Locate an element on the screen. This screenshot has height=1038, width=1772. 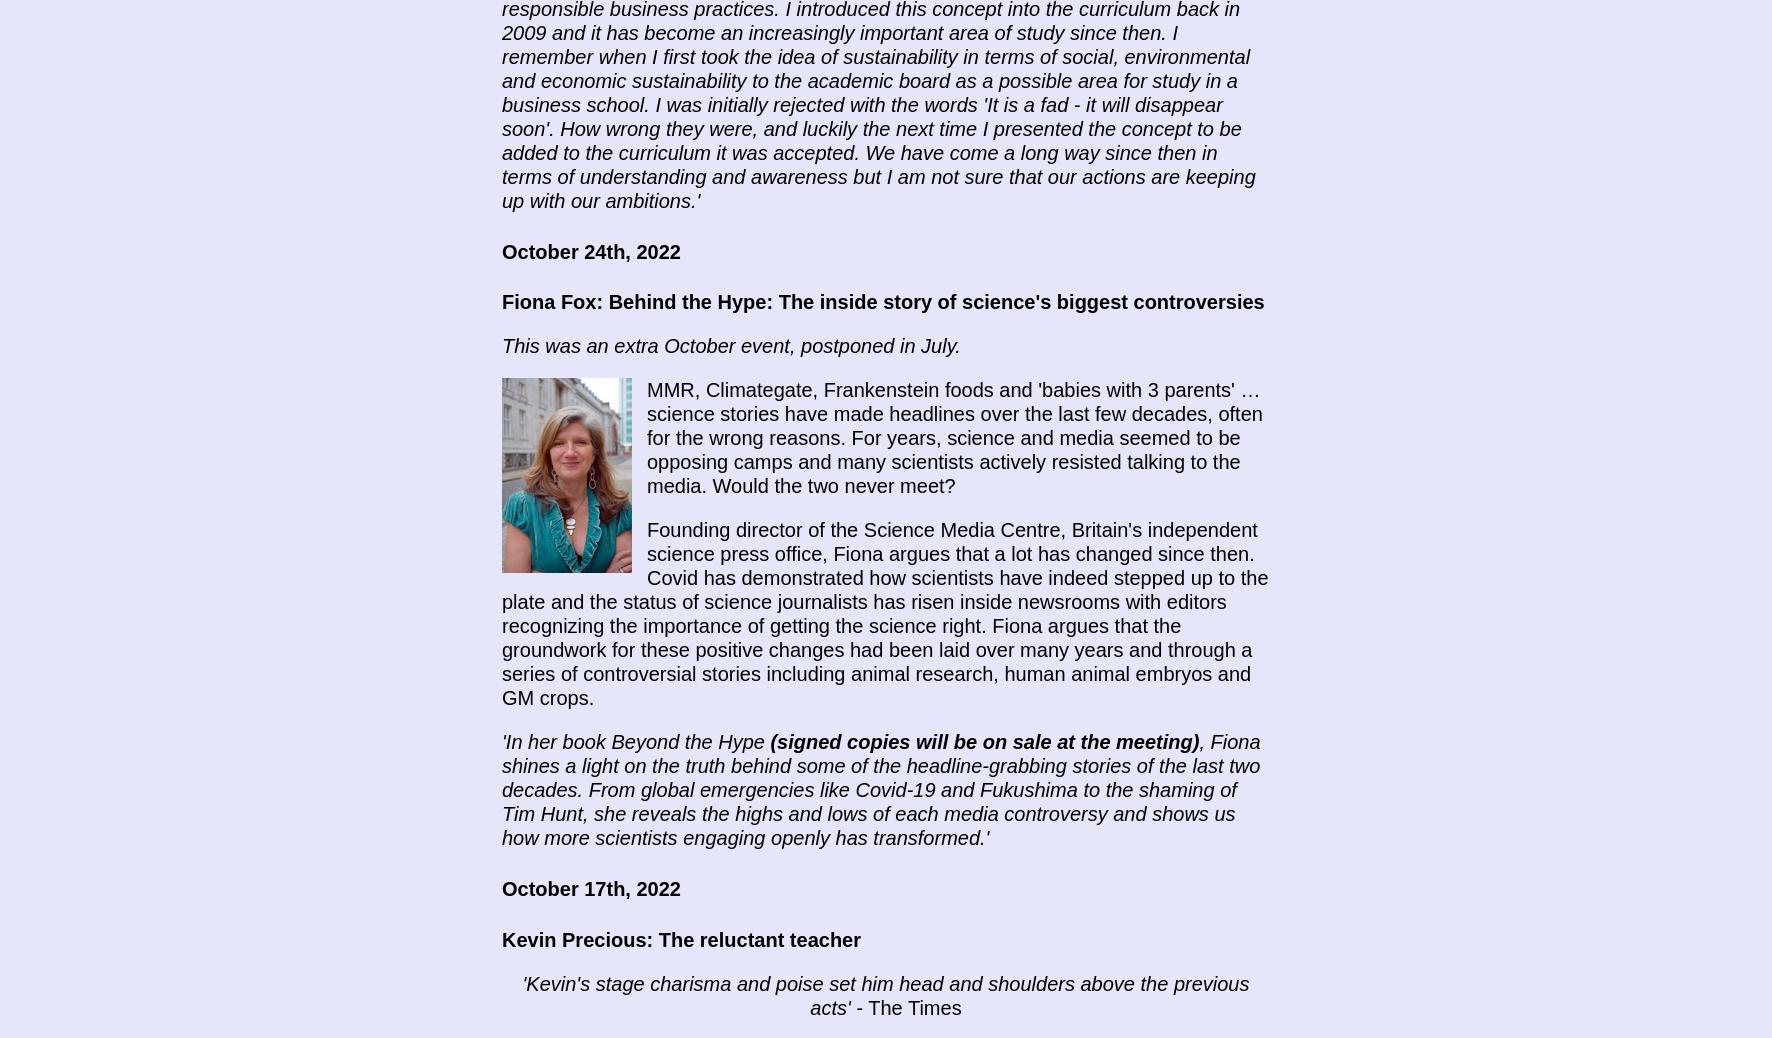
''Kevin's stage charisma and poise set him head and shoulders above the
previous acts'' is located at coordinates (885, 995).